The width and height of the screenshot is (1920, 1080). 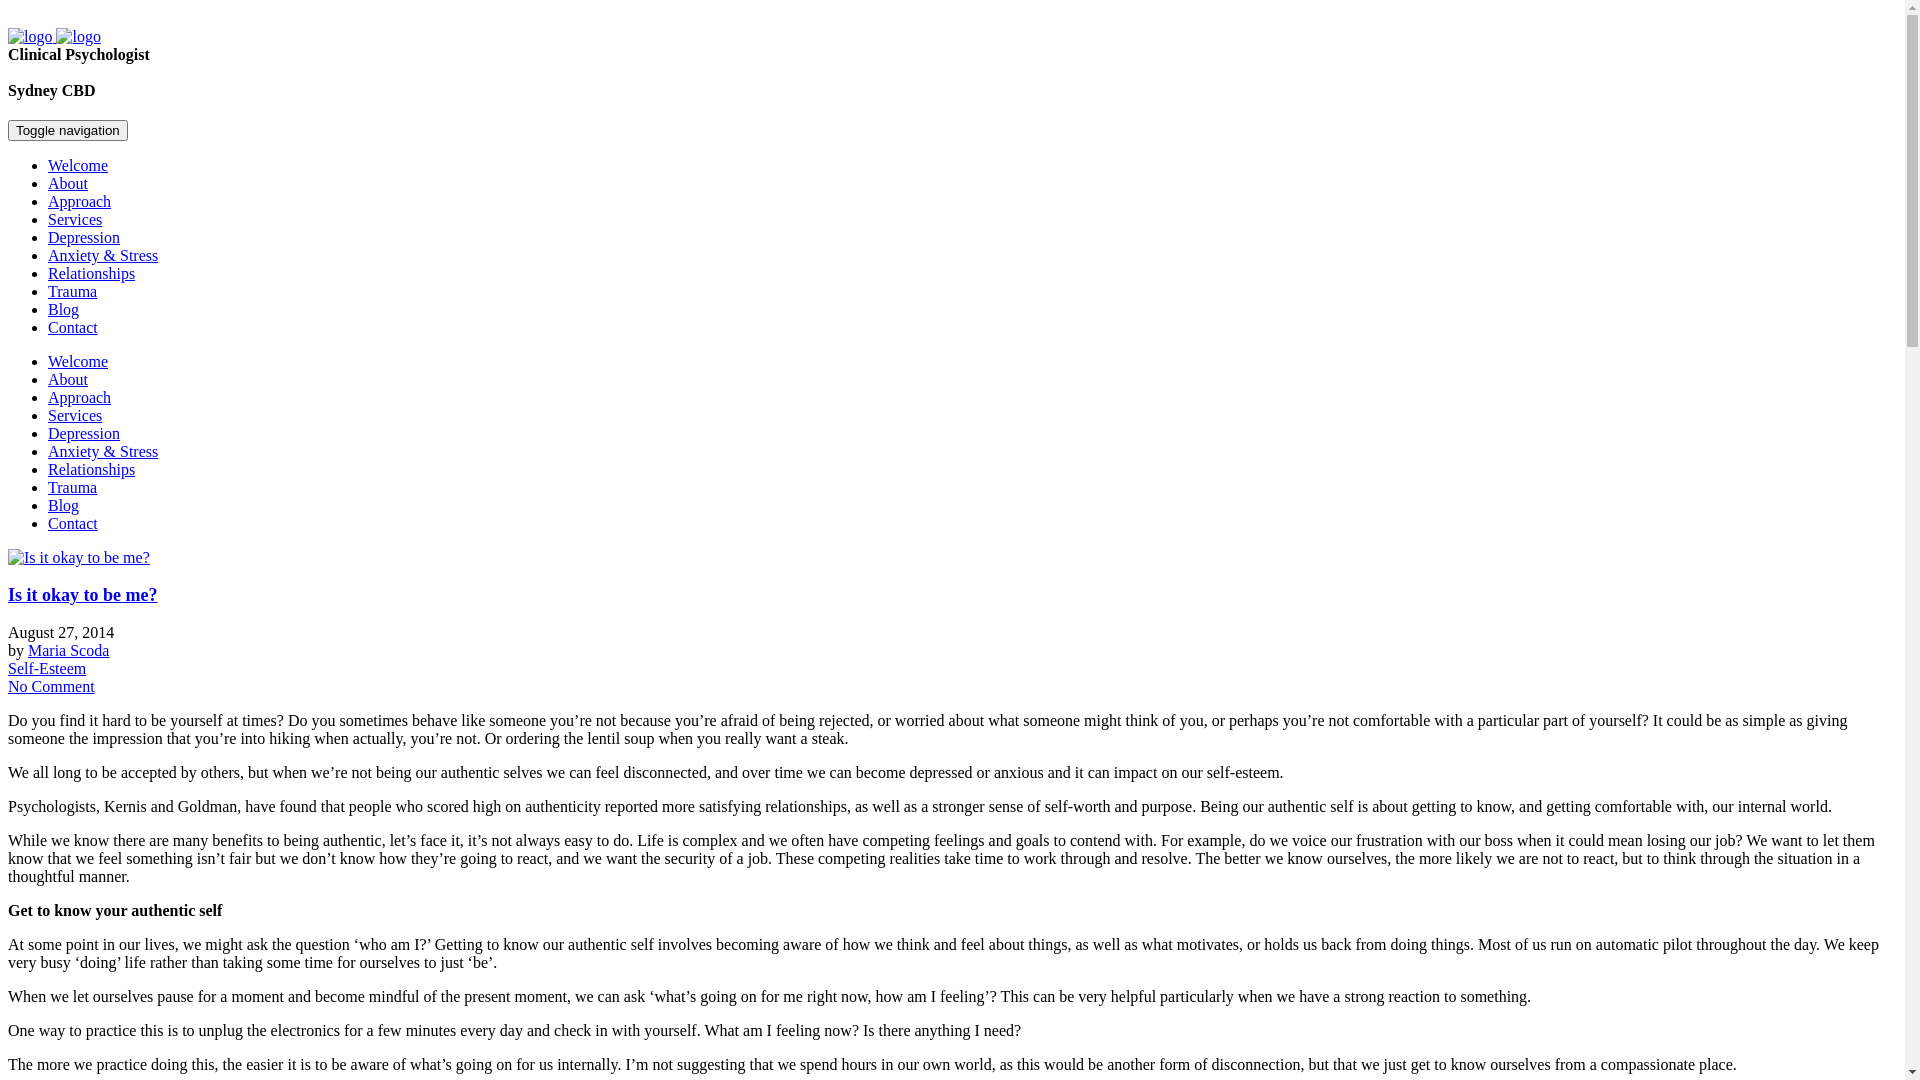 What do you see at coordinates (72, 326) in the screenshot?
I see `'Contact'` at bounding box center [72, 326].